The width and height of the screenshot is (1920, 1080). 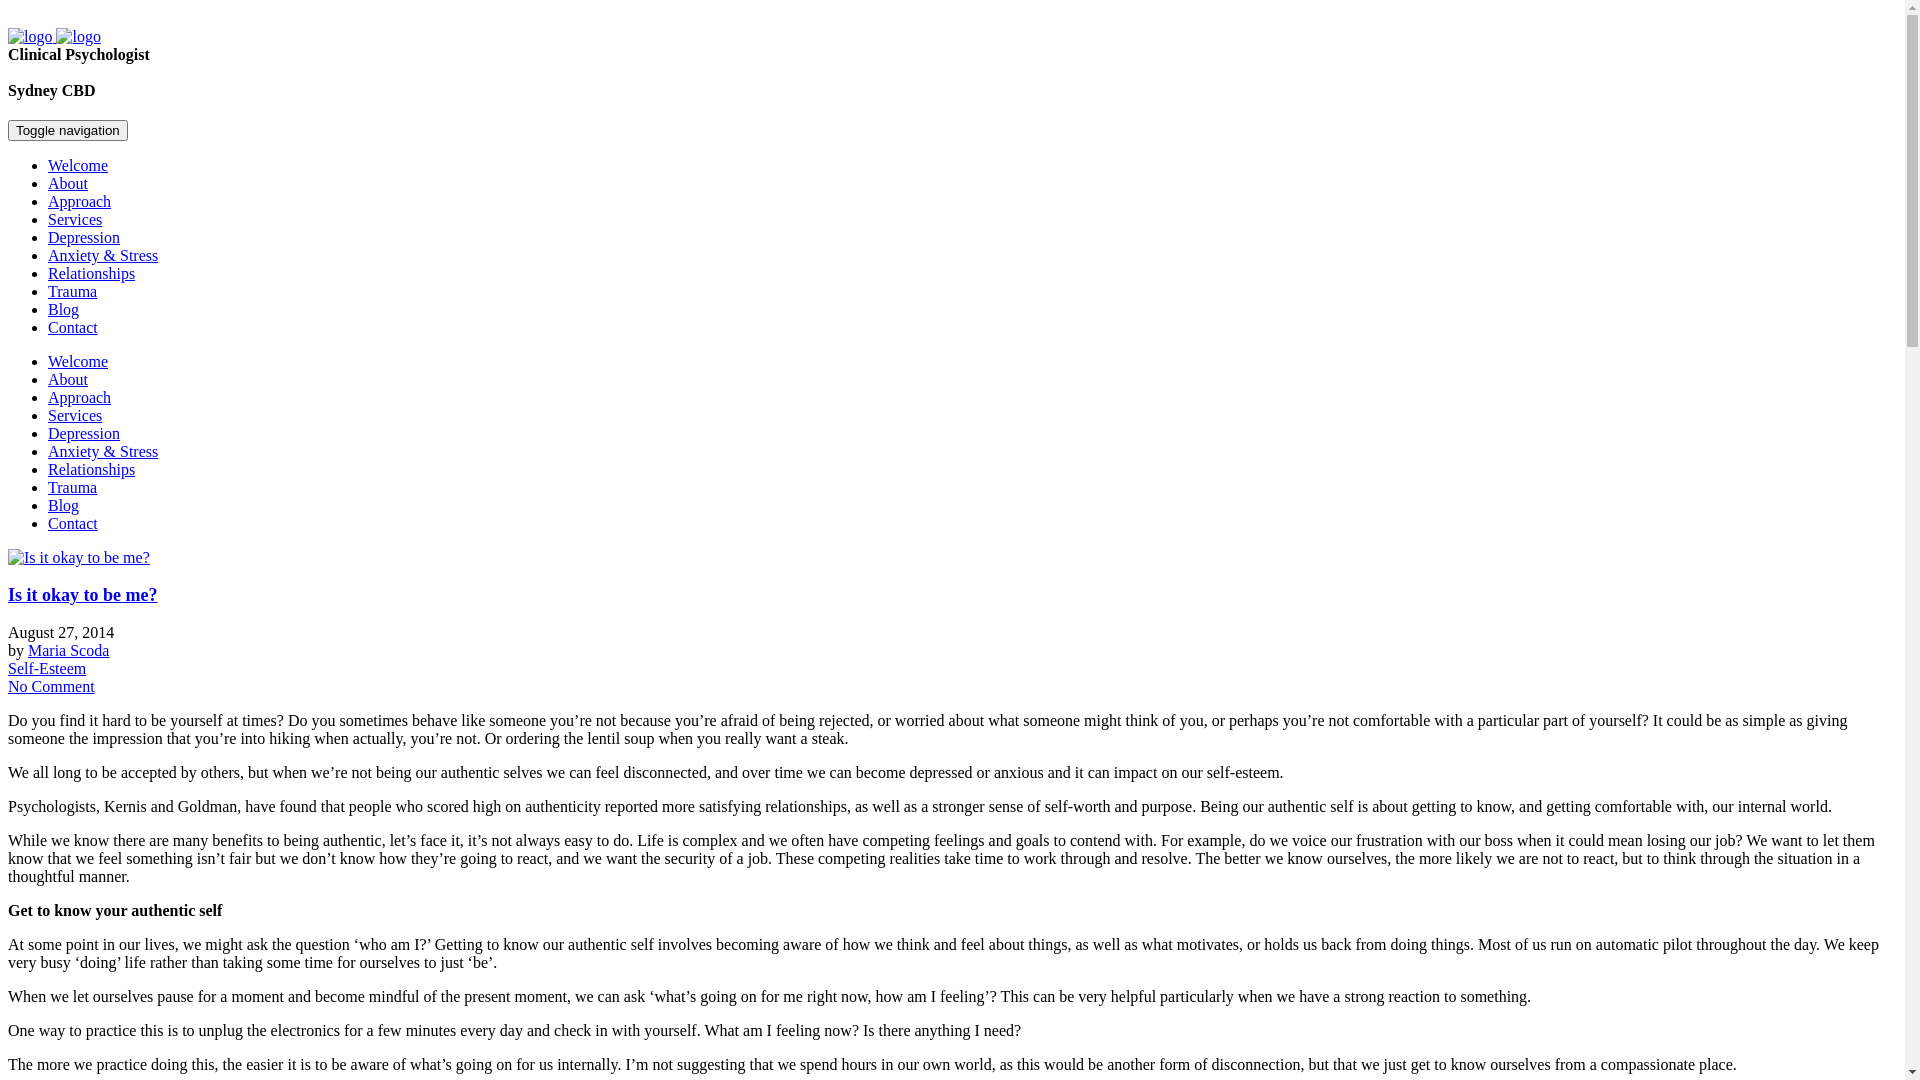 What do you see at coordinates (72, 326) in the screenshot?
I see `'Contact'` at bounding box center [72, 326].